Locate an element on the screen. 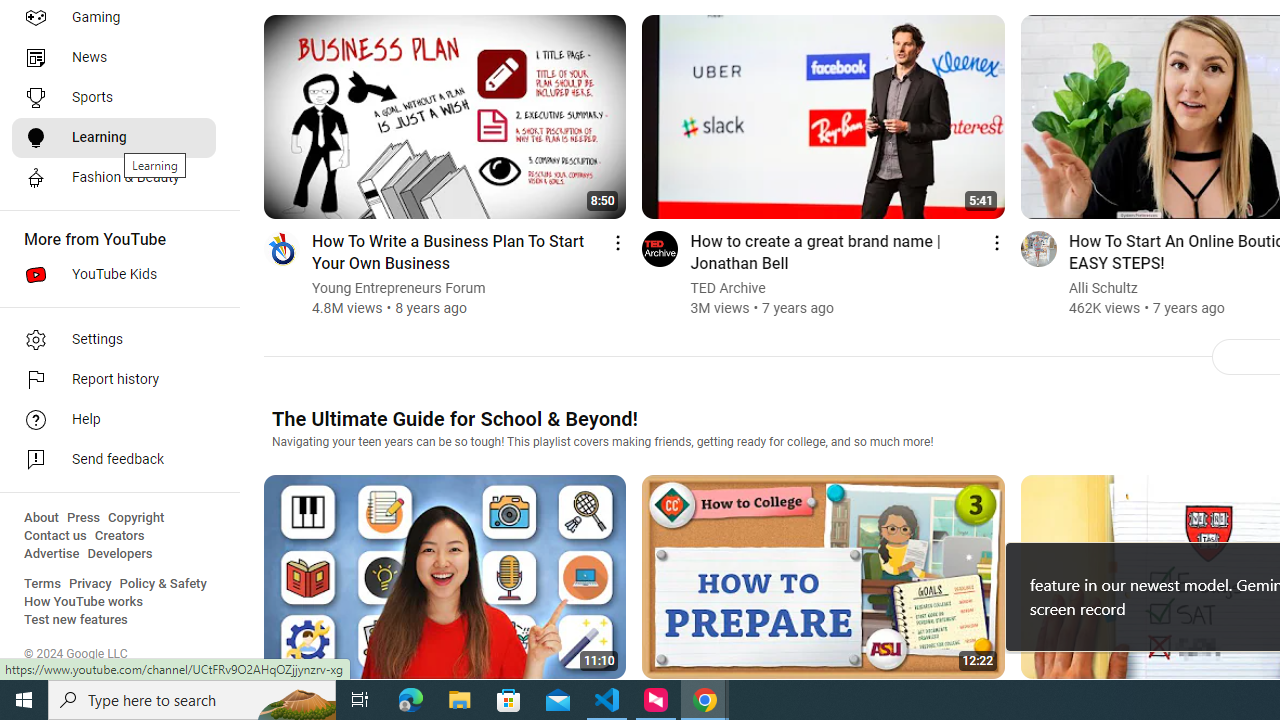 Image resolution: width=1280 pixels, height=720 pixels. 'About' is located at coordinates (41, 517).